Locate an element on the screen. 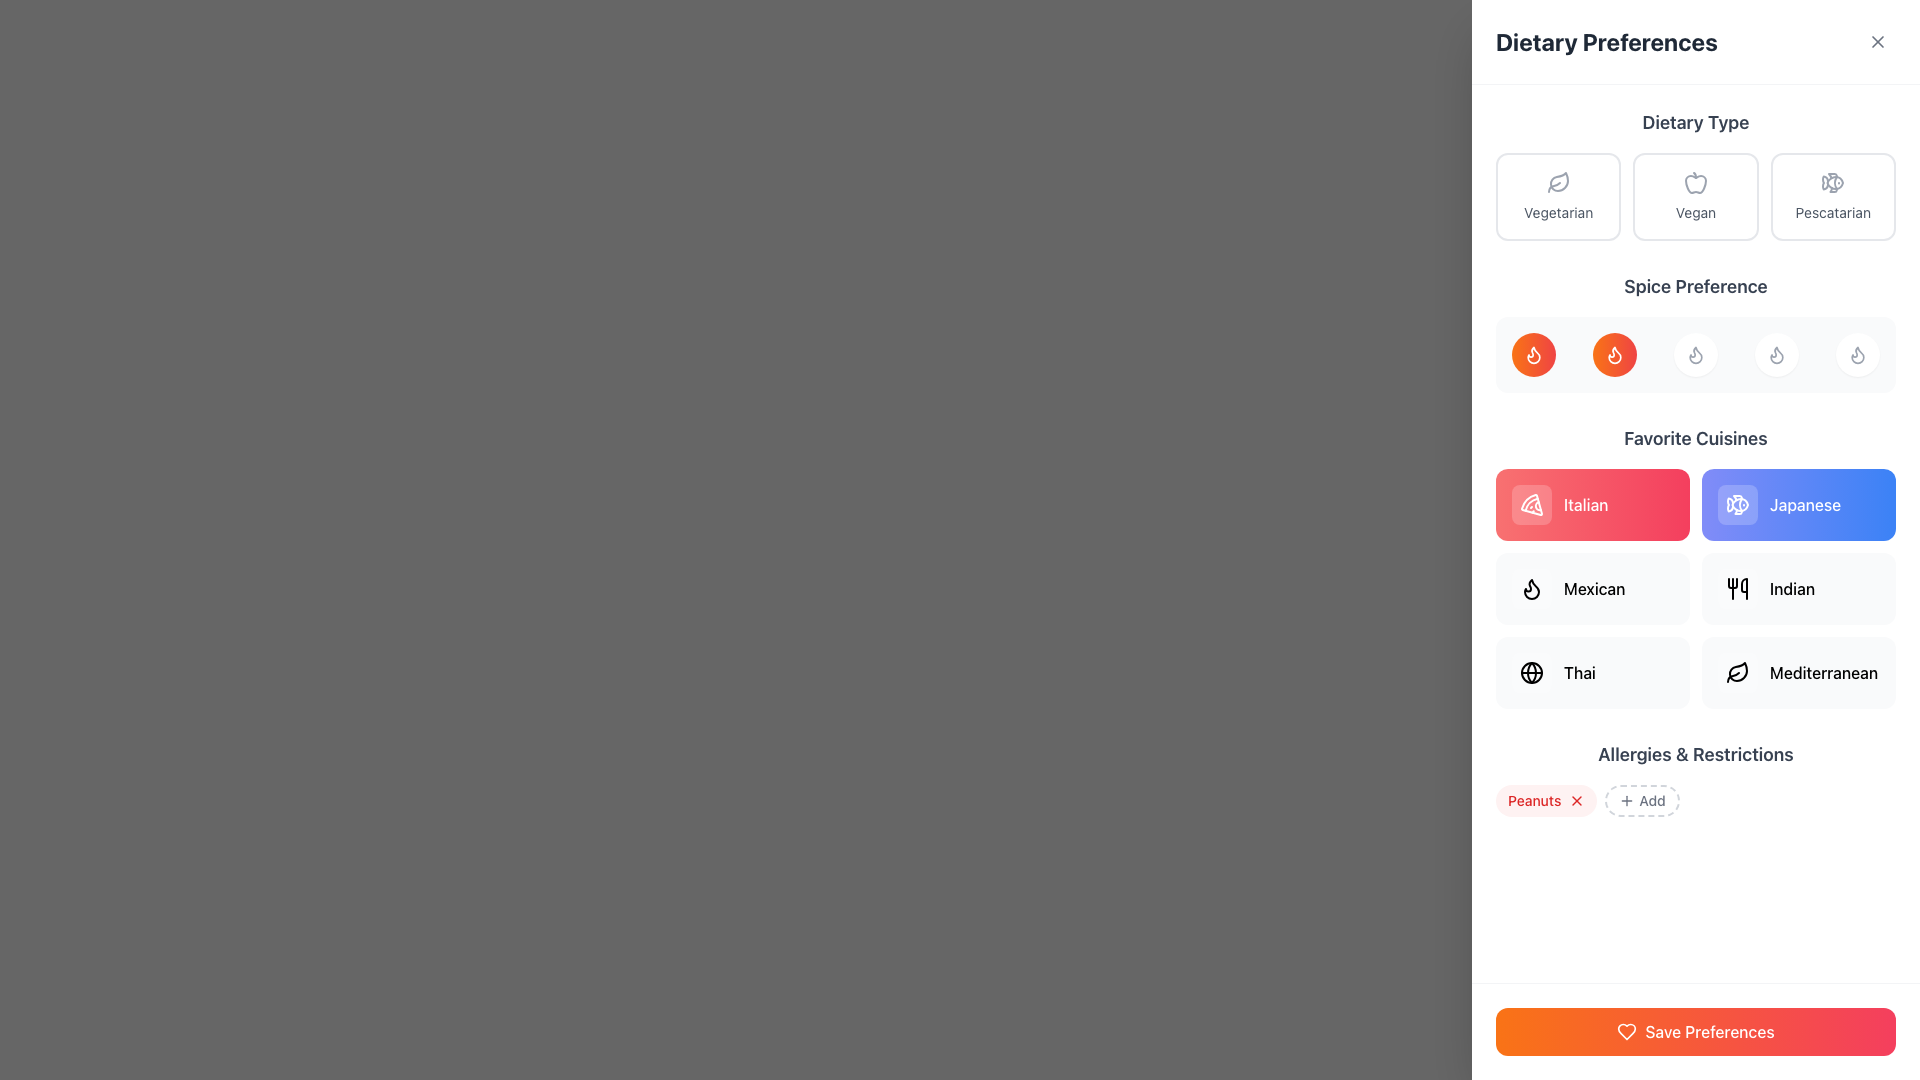  the third spice preference button located in the 'Spice Preference' section of the sidebar panel for accessibility purposes is located at coordinates (1694, 331).